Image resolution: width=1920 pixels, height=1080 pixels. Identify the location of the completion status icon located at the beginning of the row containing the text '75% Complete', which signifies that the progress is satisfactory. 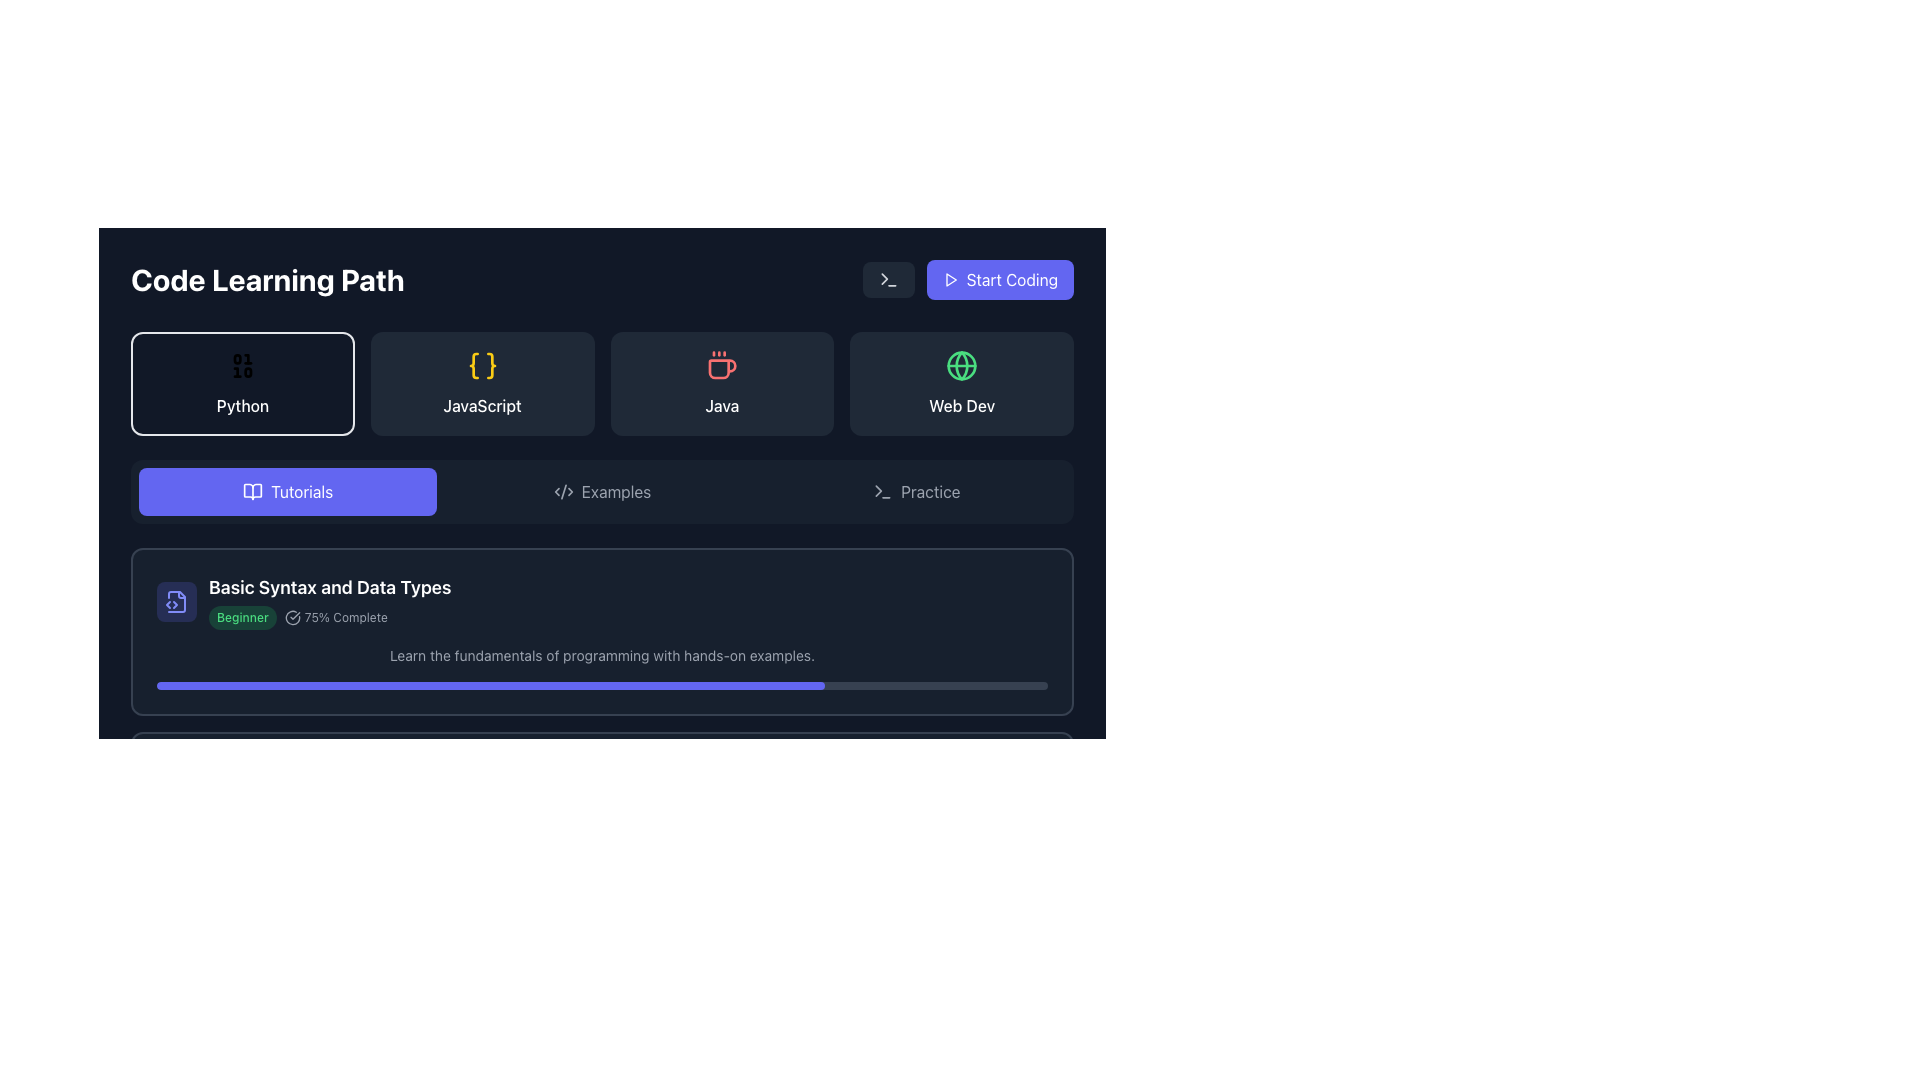
(291, 616).